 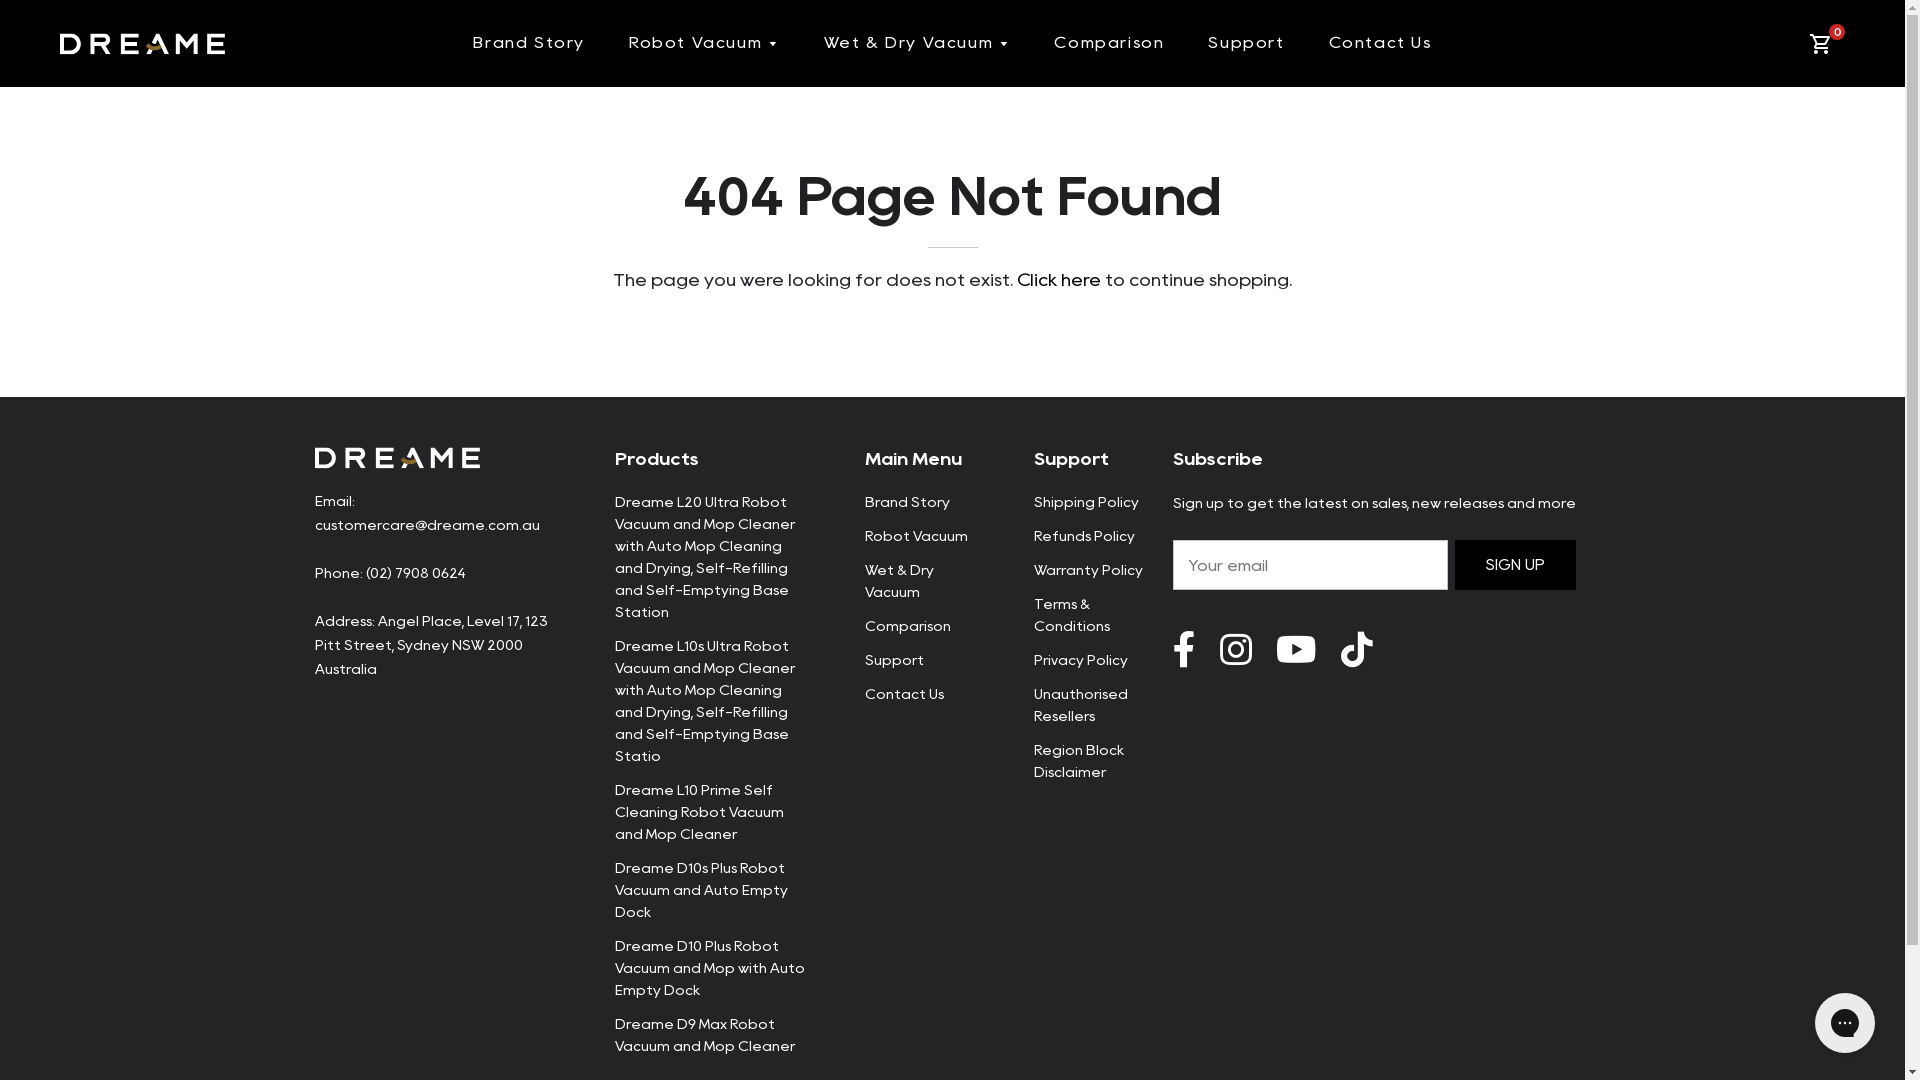 What do you see at coordinates (698, 812) in the screenshot?
I see `'Dreame L10 Prime Self Cleaning Robot Vacuum and Mop Cleaner'` at bounding box center [698, 812].